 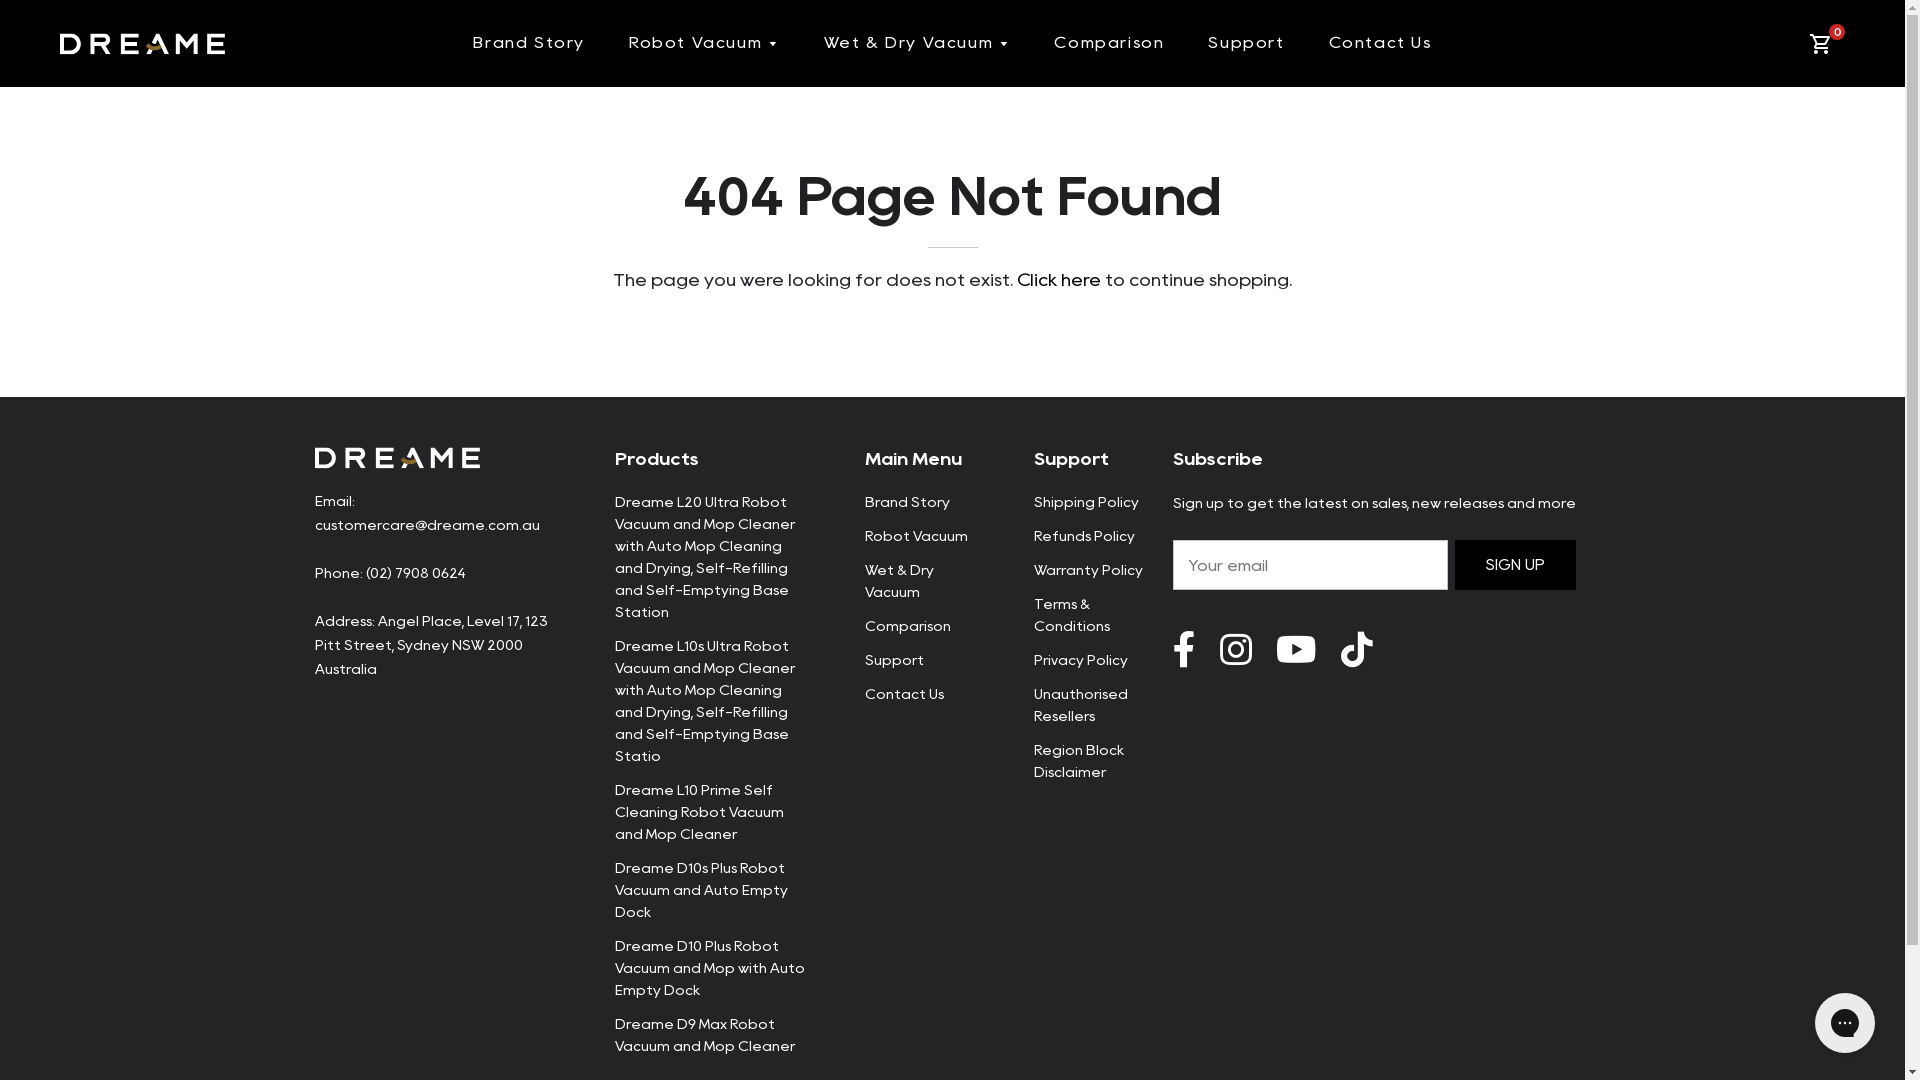 What do you see at coordinates (698, 812) in the screenshot?
I see `'Dreame L10 Prime Self Cleaning Robot Vacuum and Mop Cleaner'` at bounding box center [698, 812].